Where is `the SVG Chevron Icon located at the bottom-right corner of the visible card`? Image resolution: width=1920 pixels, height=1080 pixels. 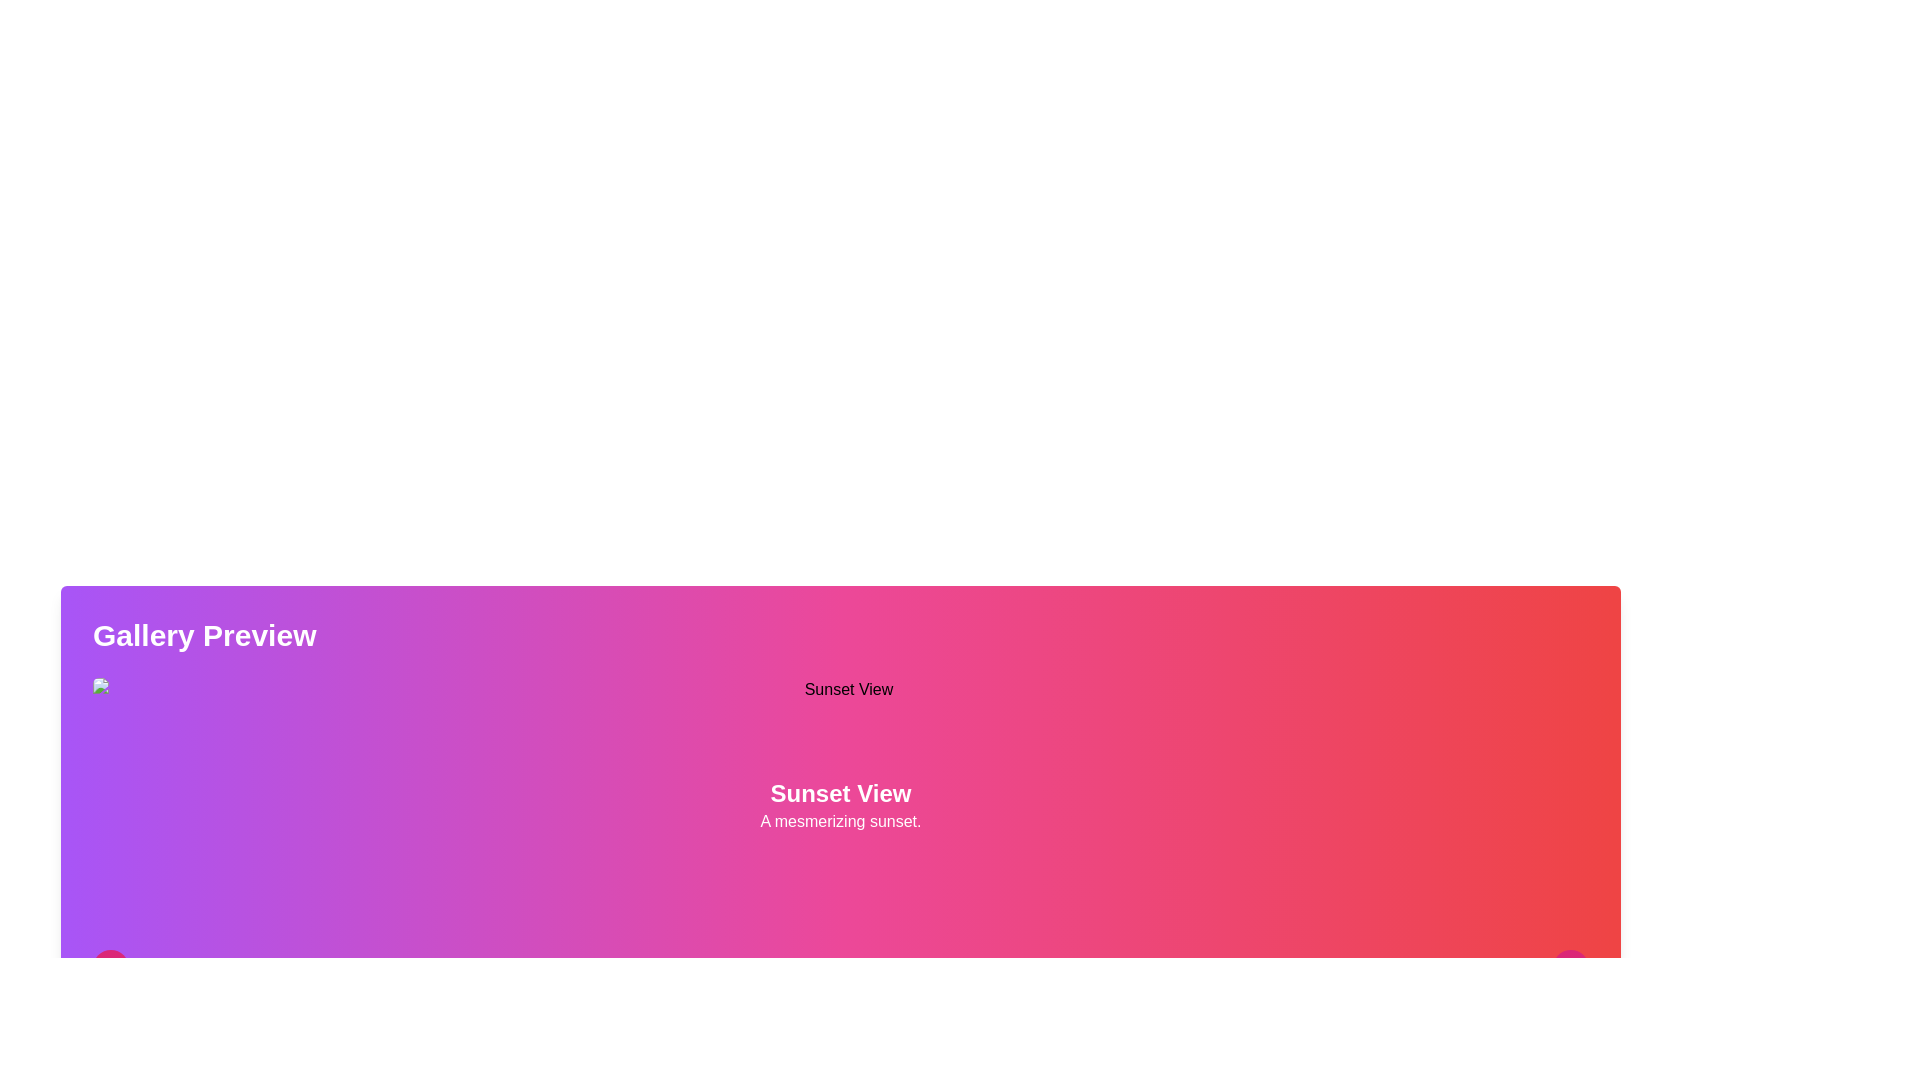 the SVG Chevron Icon located at the bottom-right corner of the visible card is located at coordinates (1569, 967).